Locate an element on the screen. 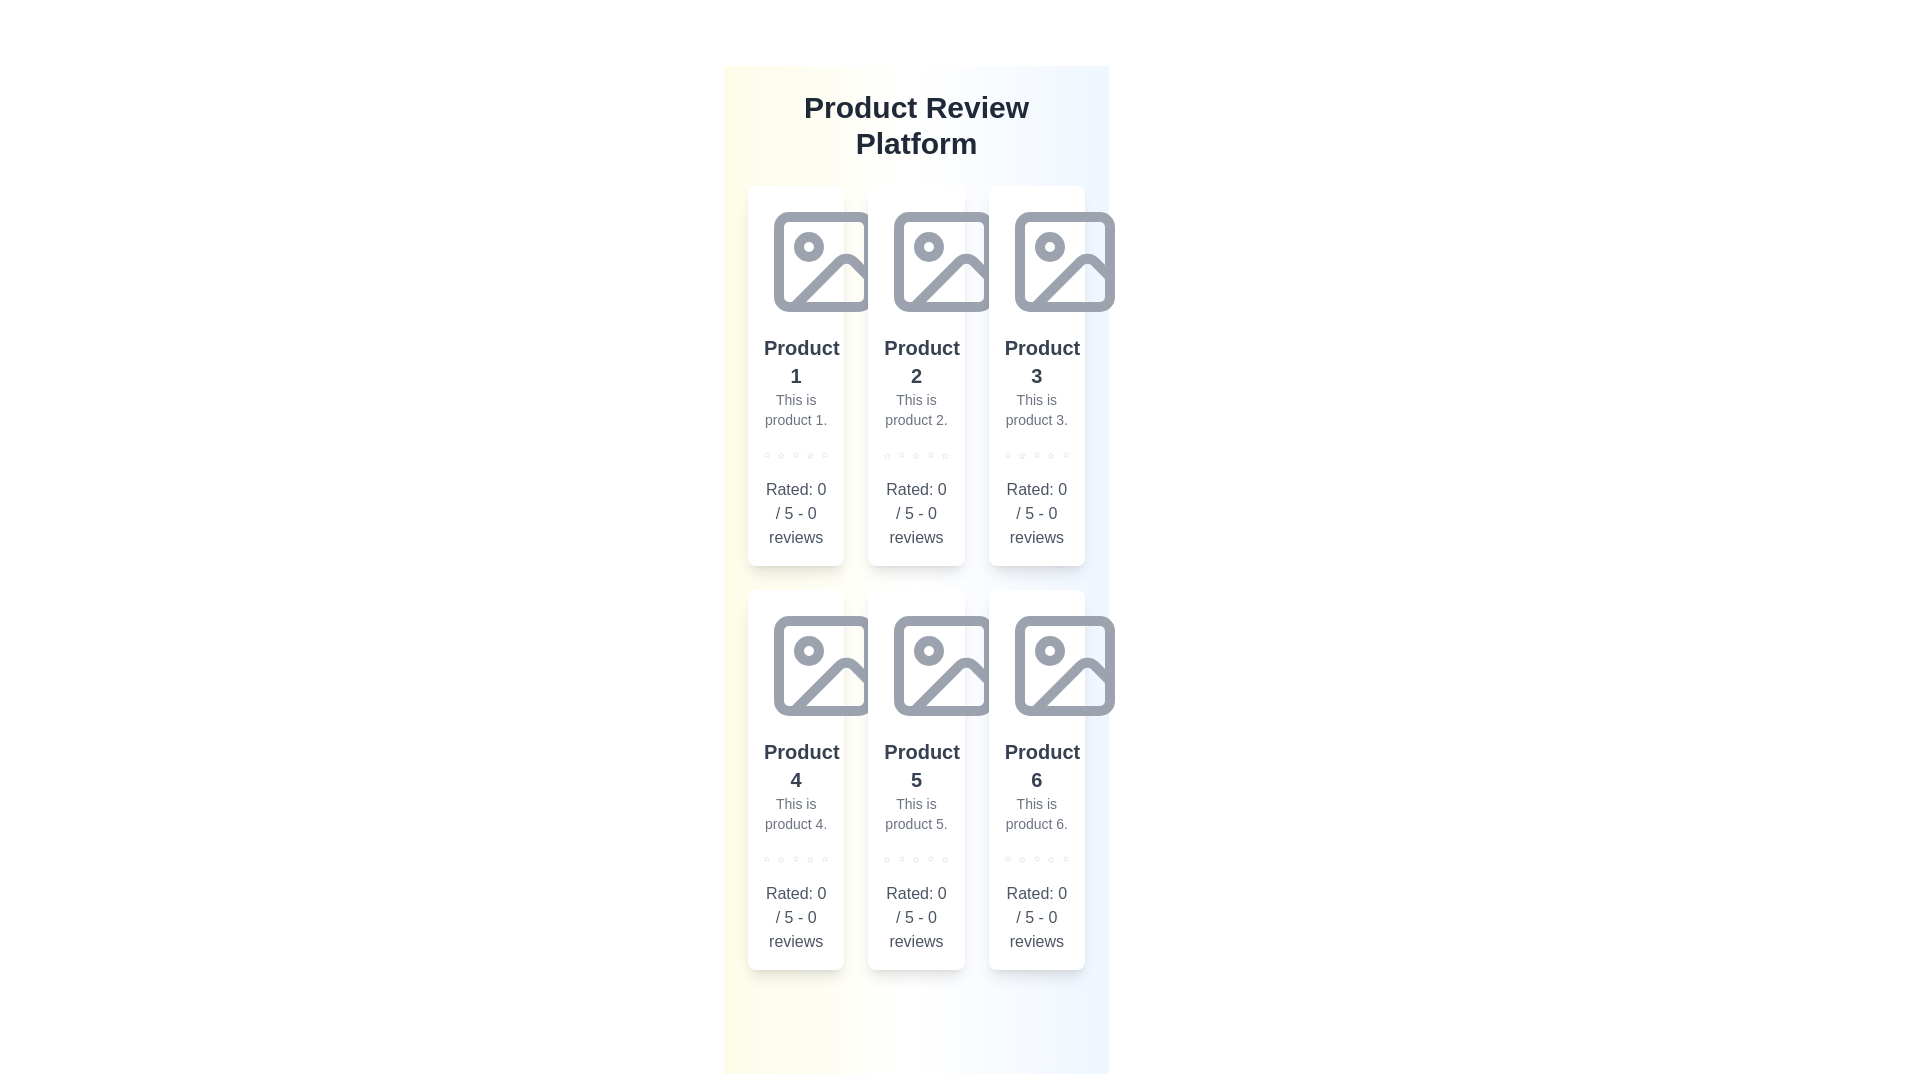 This screenshot has width=1920, height=1080. the product card for Product 5 is located at coordinates (915, 778).